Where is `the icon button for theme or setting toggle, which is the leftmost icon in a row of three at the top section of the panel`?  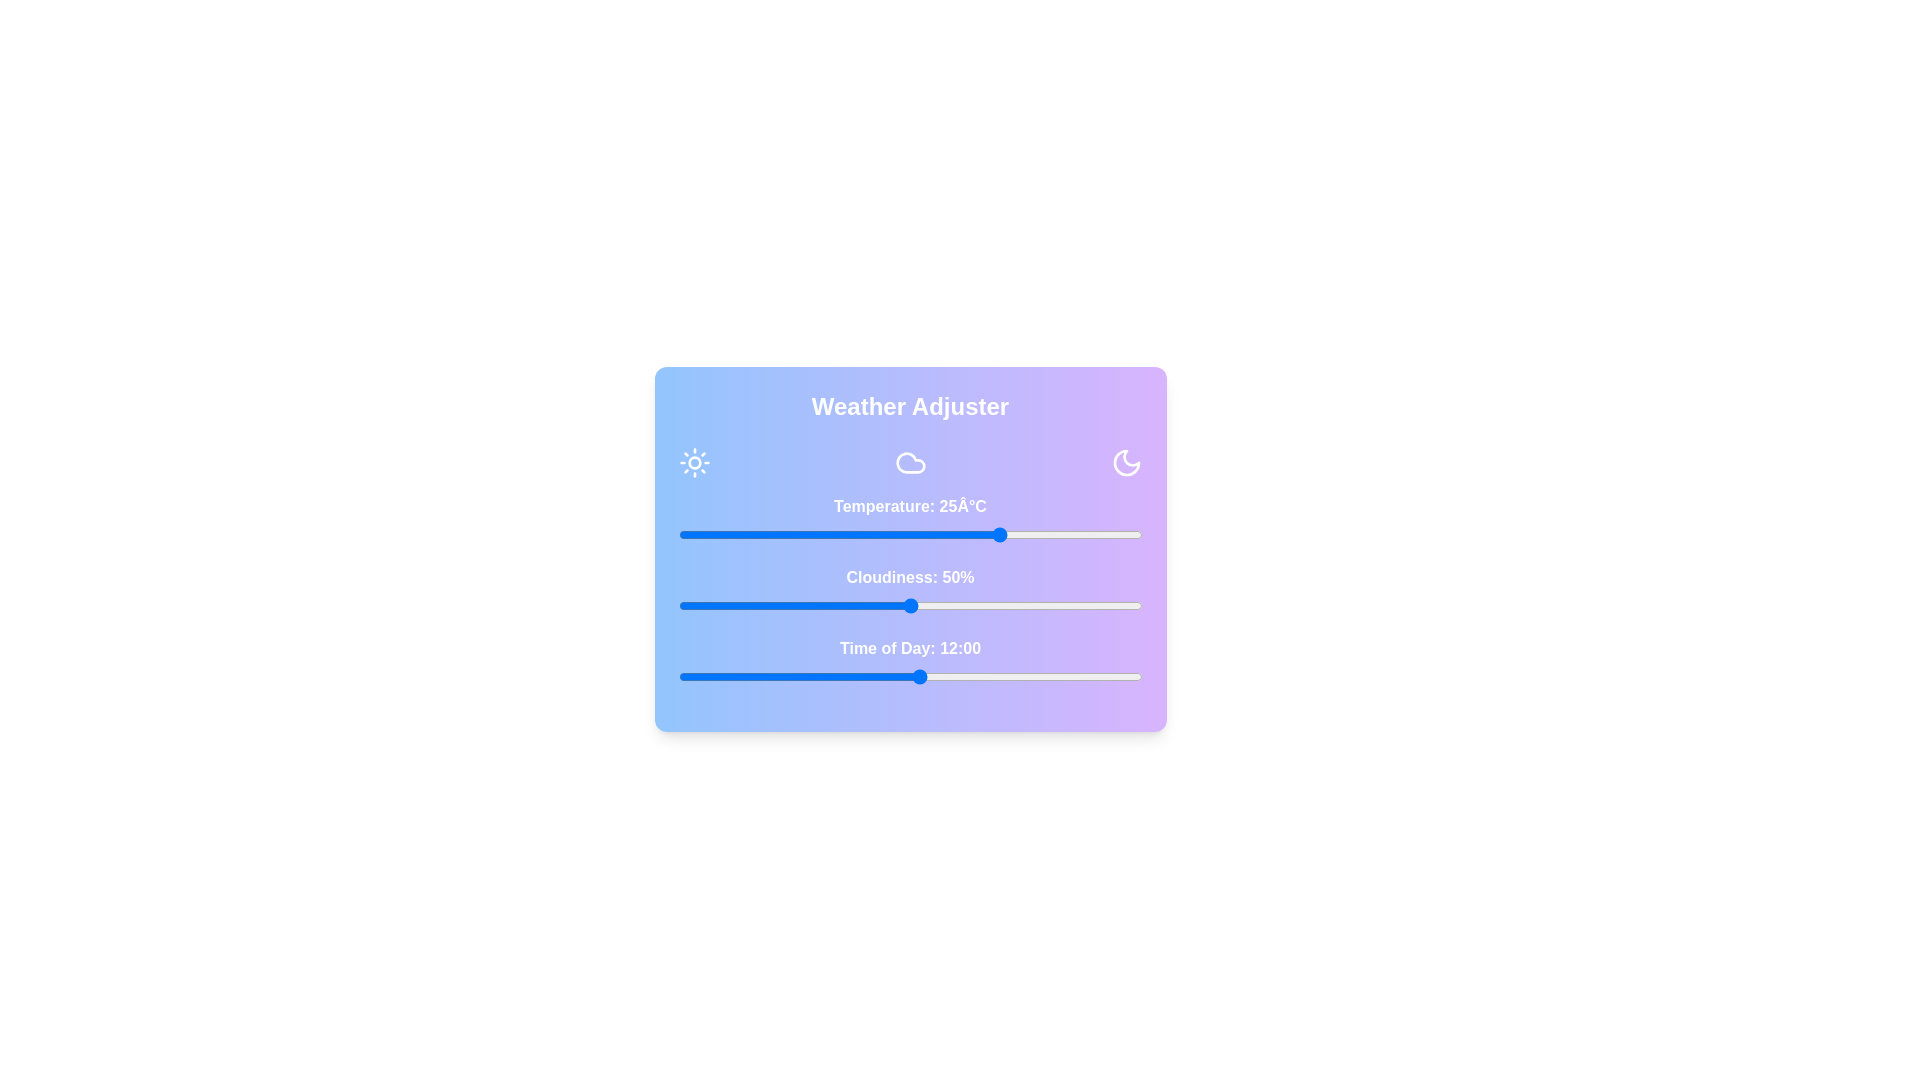
the icon button for theme or setting toggle, which is the leftmost icon in a row of three at the top section of the panel is located at coordinates (694, 462).